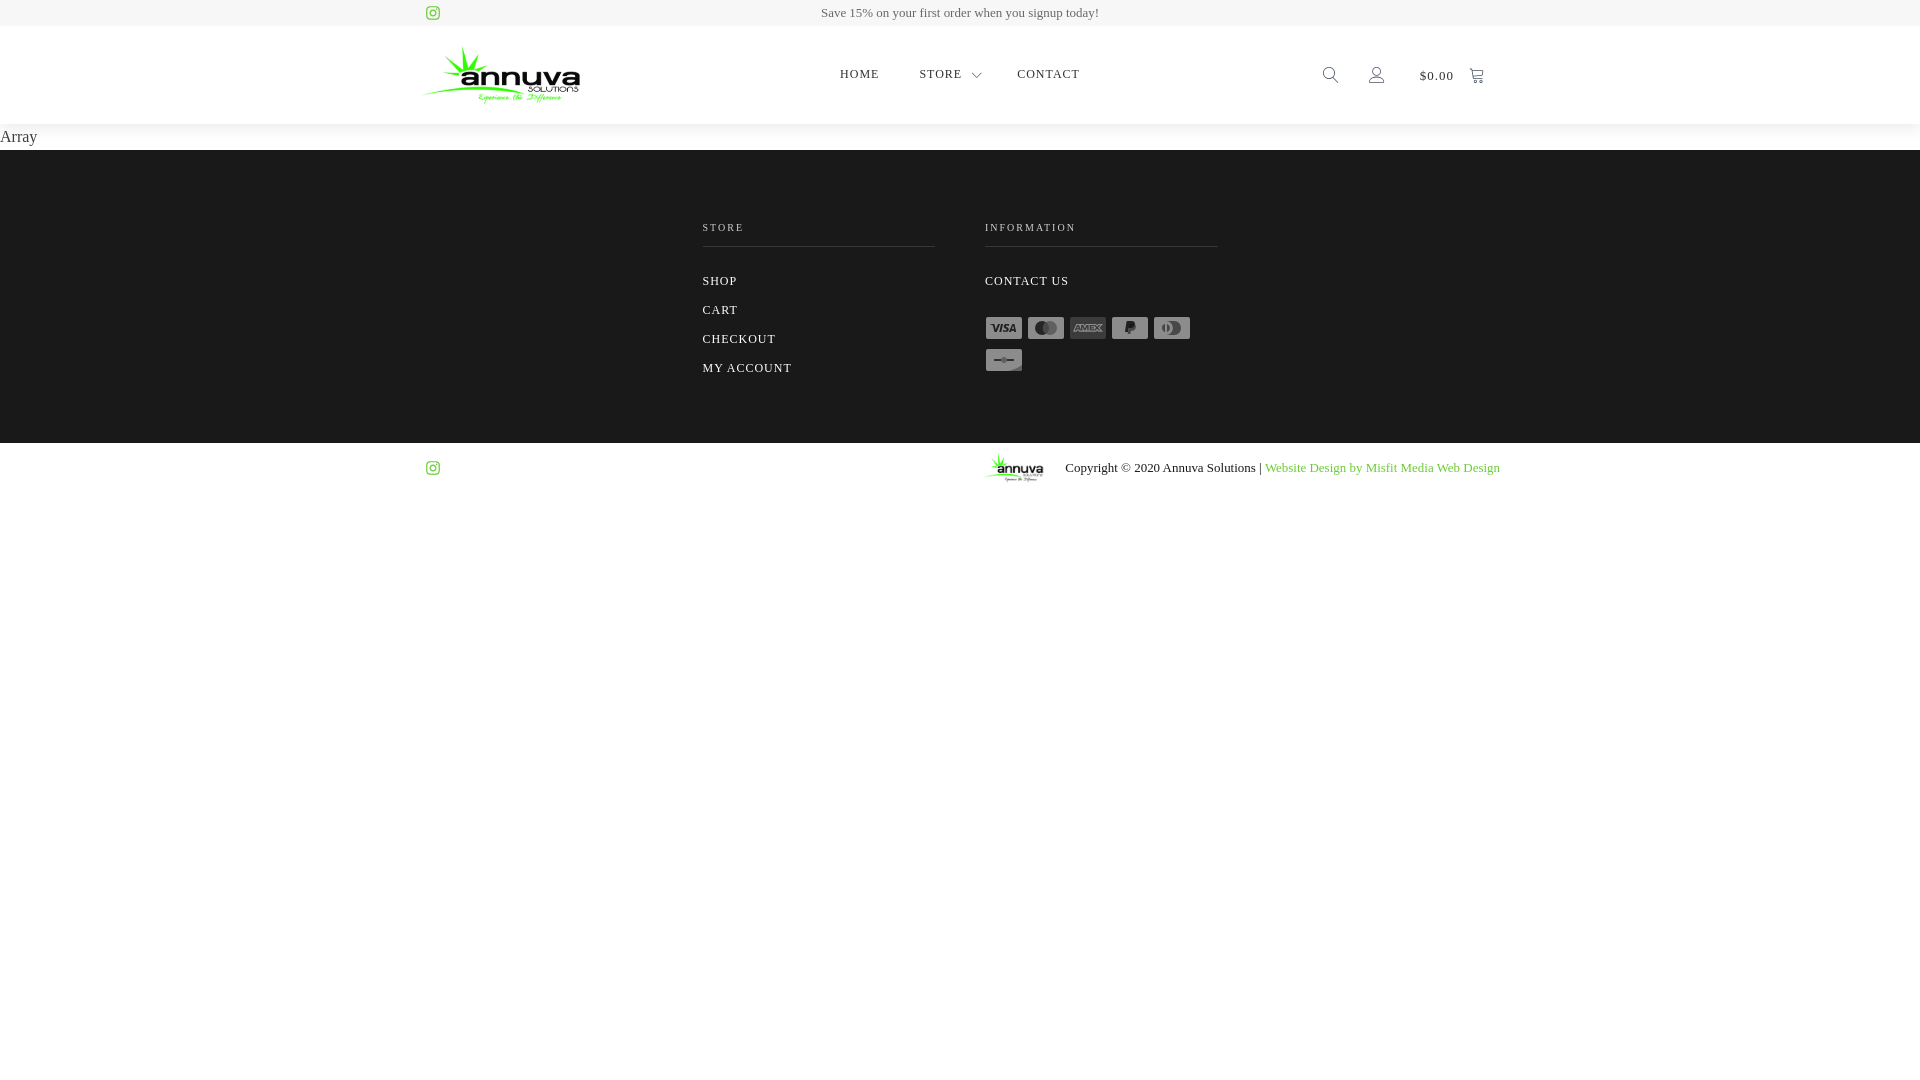  Describe the element at coordinates (818, 310) in the screenshot. I see `'CART'` at that location.